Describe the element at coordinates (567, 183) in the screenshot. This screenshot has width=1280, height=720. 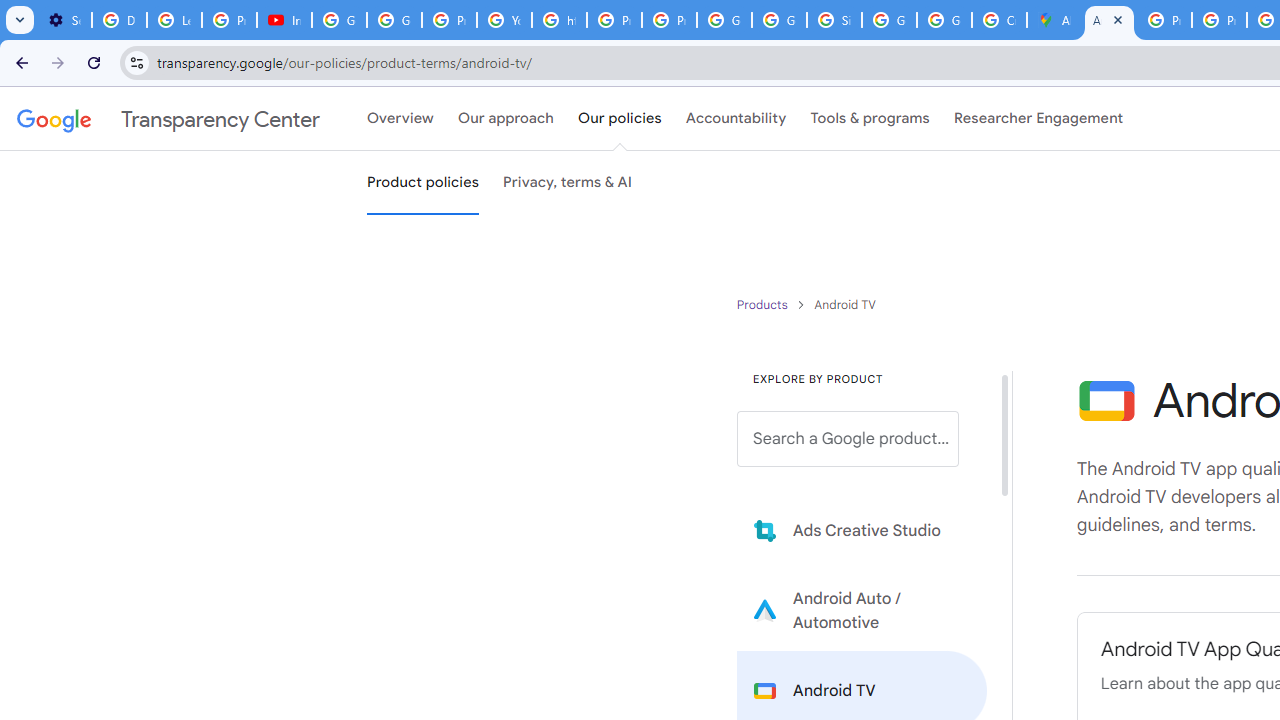
I see `'Privacy, terms & AI'` at that location.